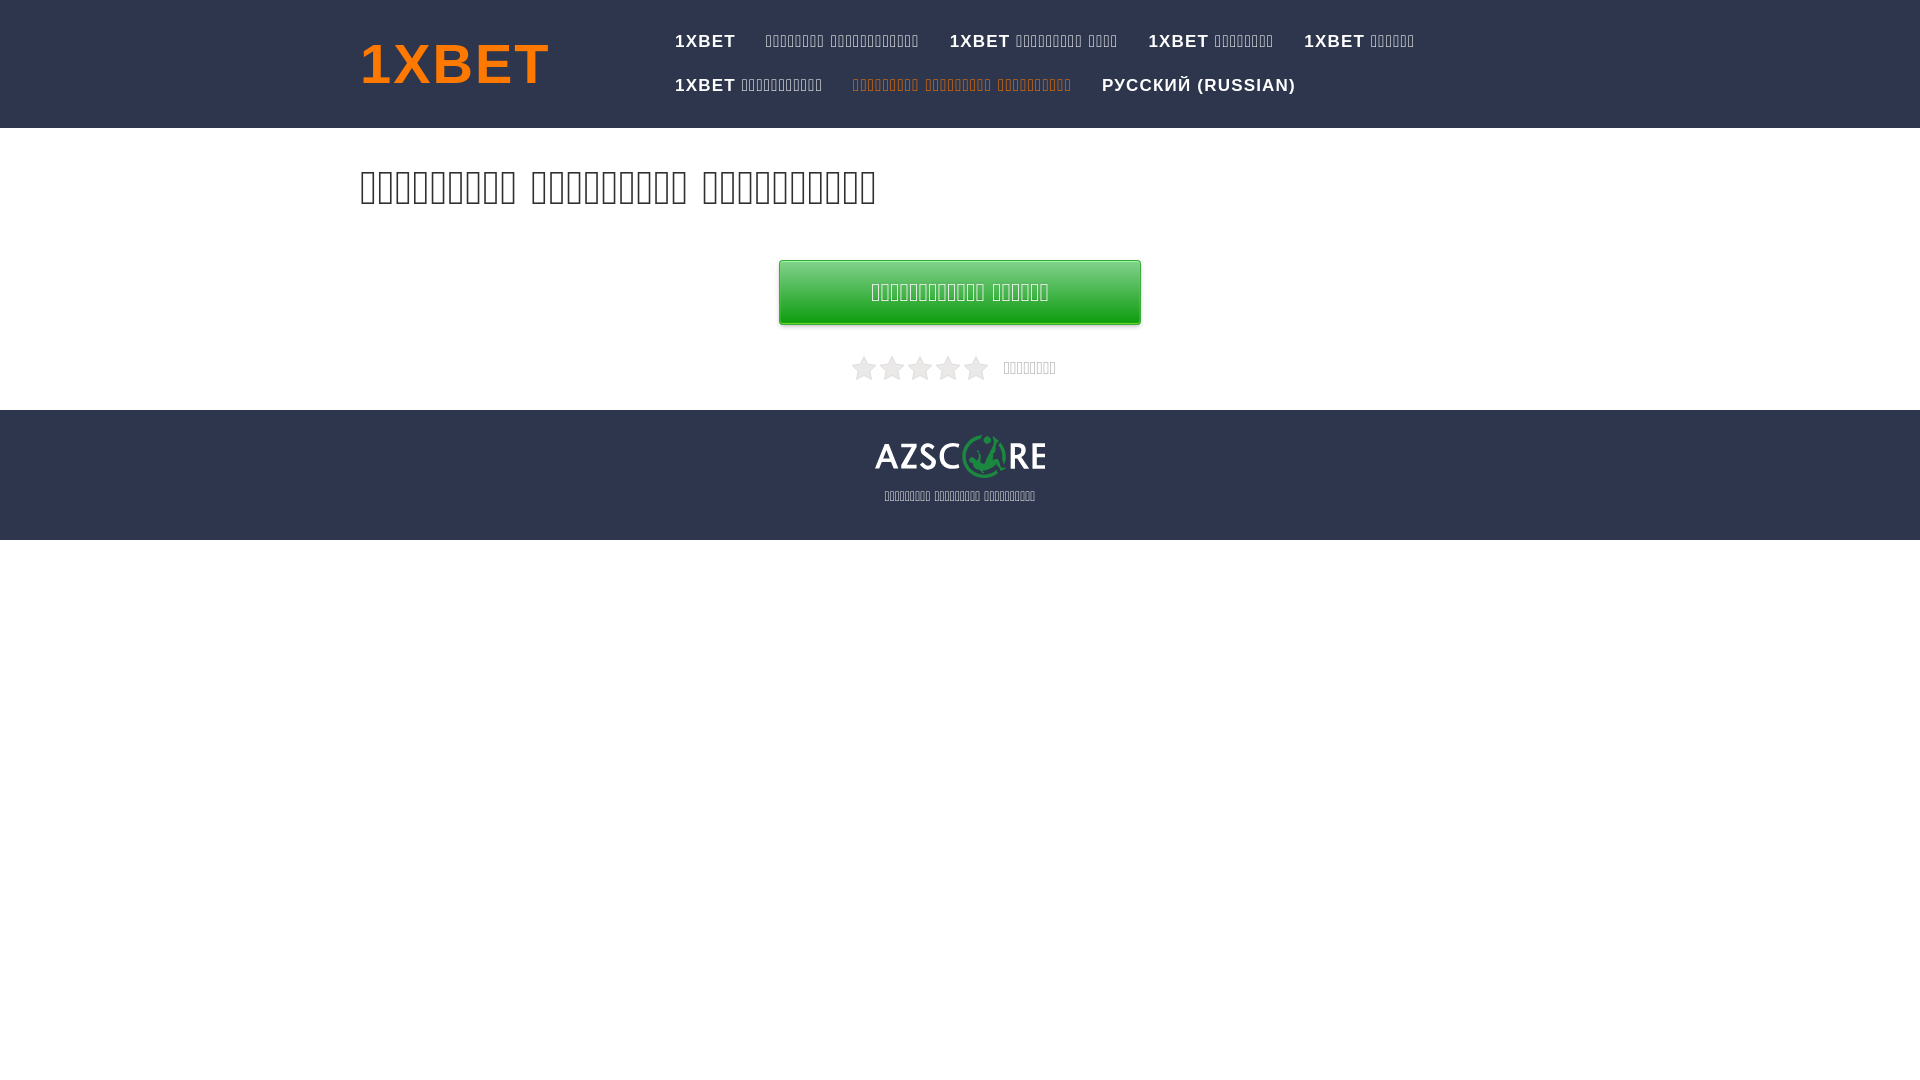  I want to click on 'Skip to content', so click(0, 0).